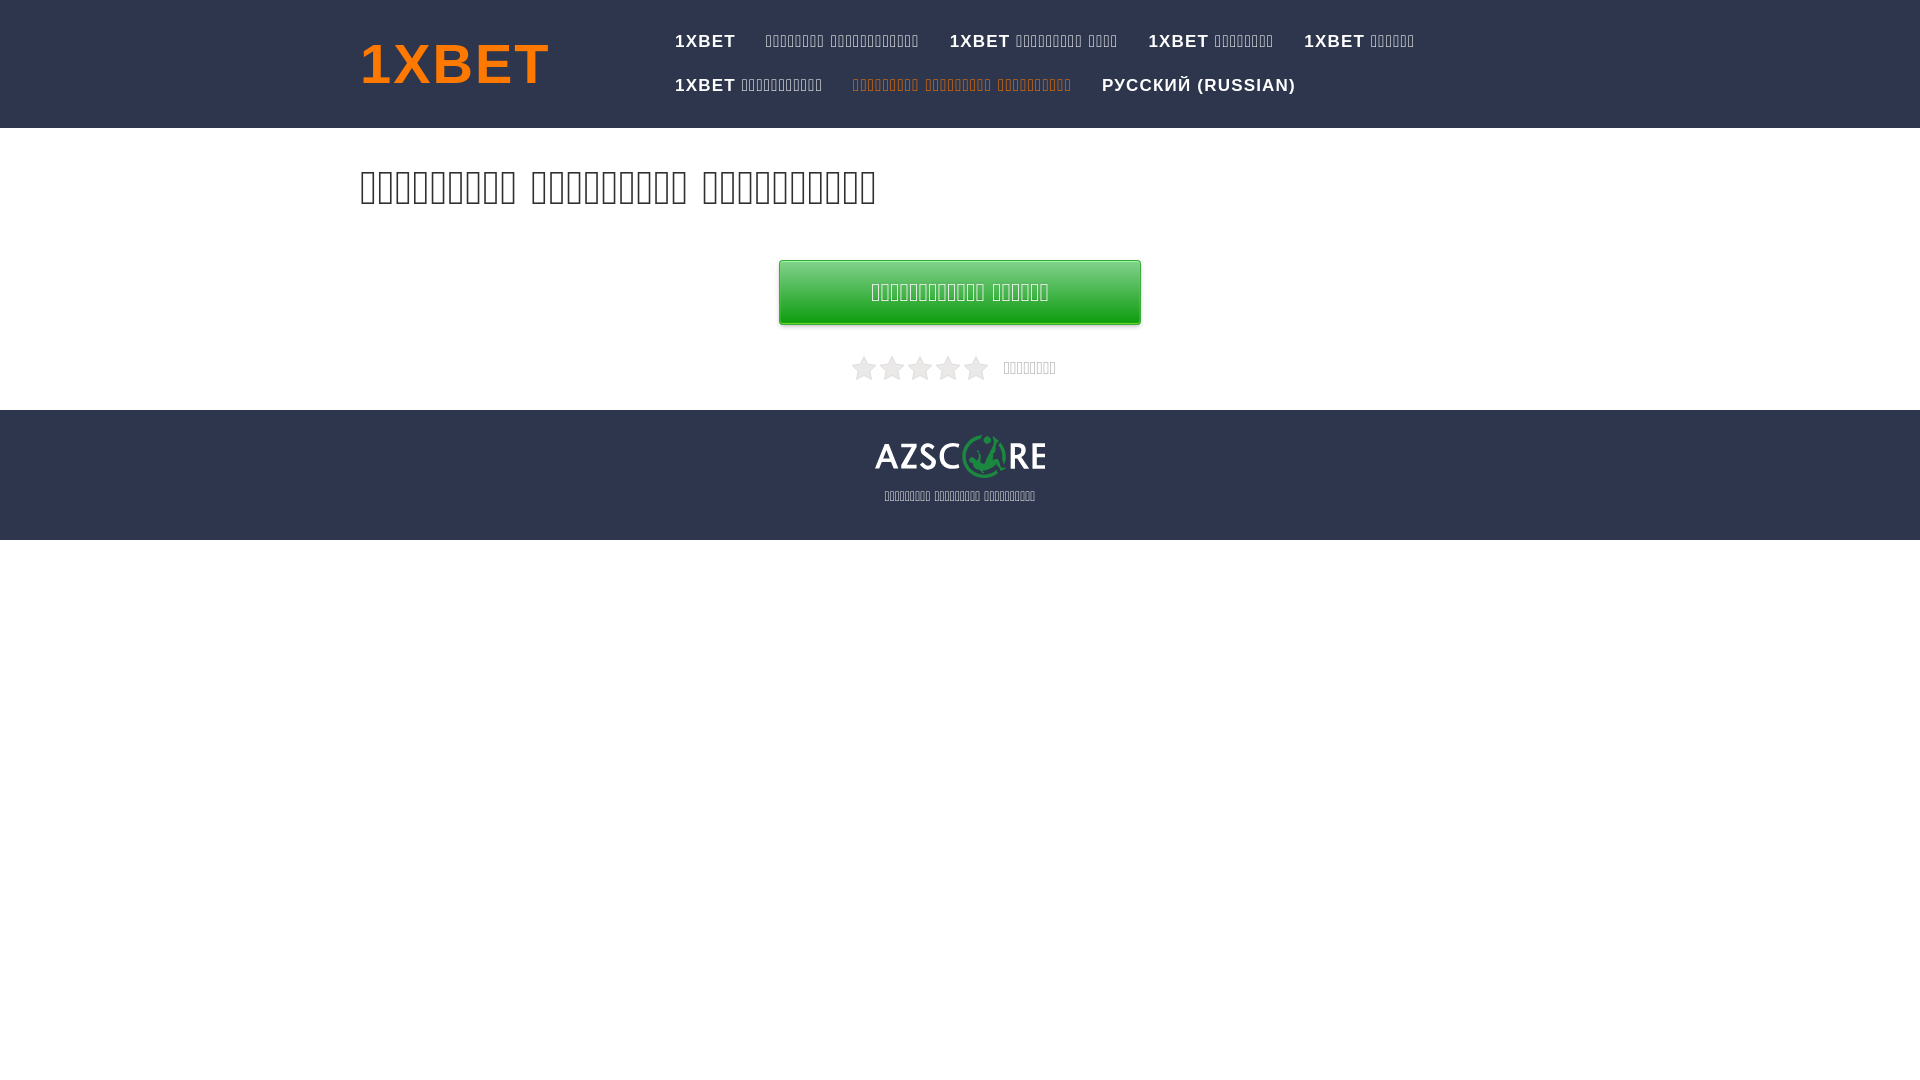  I want to click on 'Skip to content', so click(0, 0).